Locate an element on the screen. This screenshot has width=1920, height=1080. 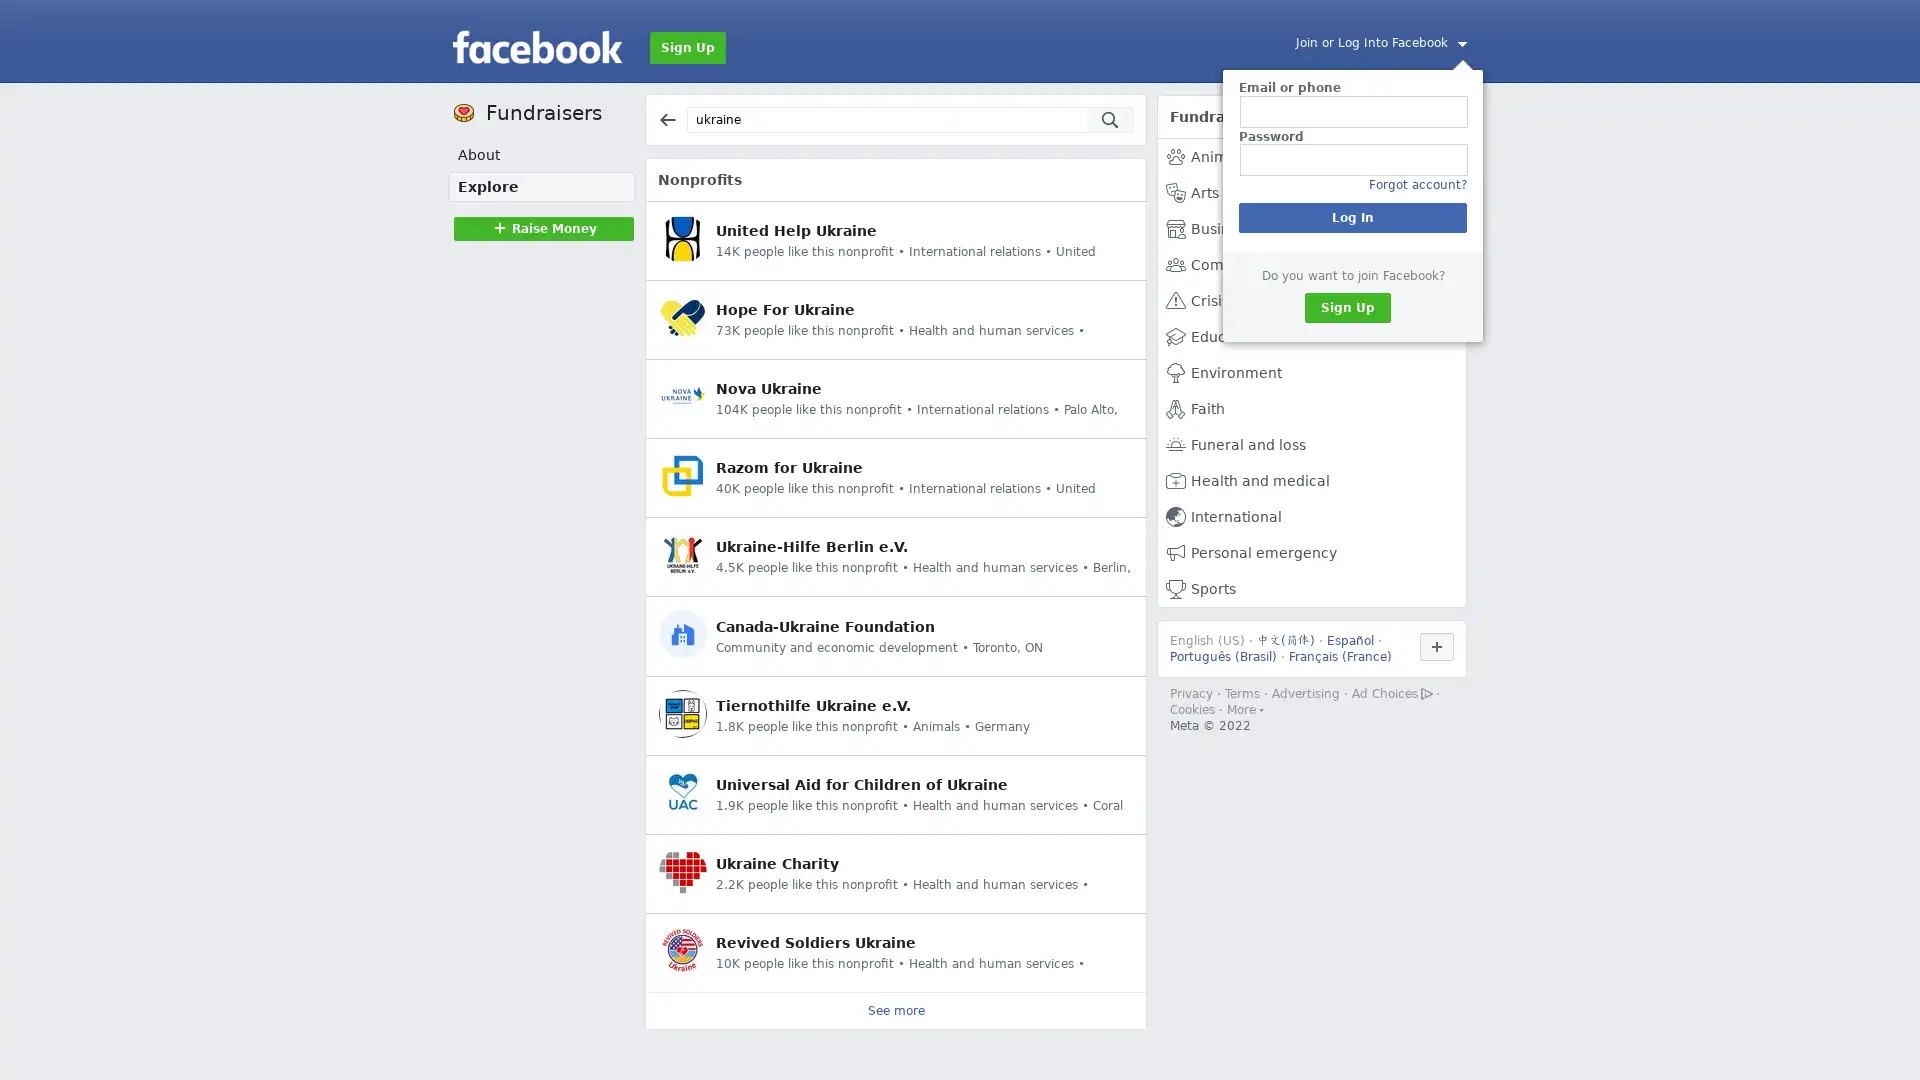
Canada-Ukraine Foundation Community and economic development  Toronto, ON is located at coordinates (895, 636).